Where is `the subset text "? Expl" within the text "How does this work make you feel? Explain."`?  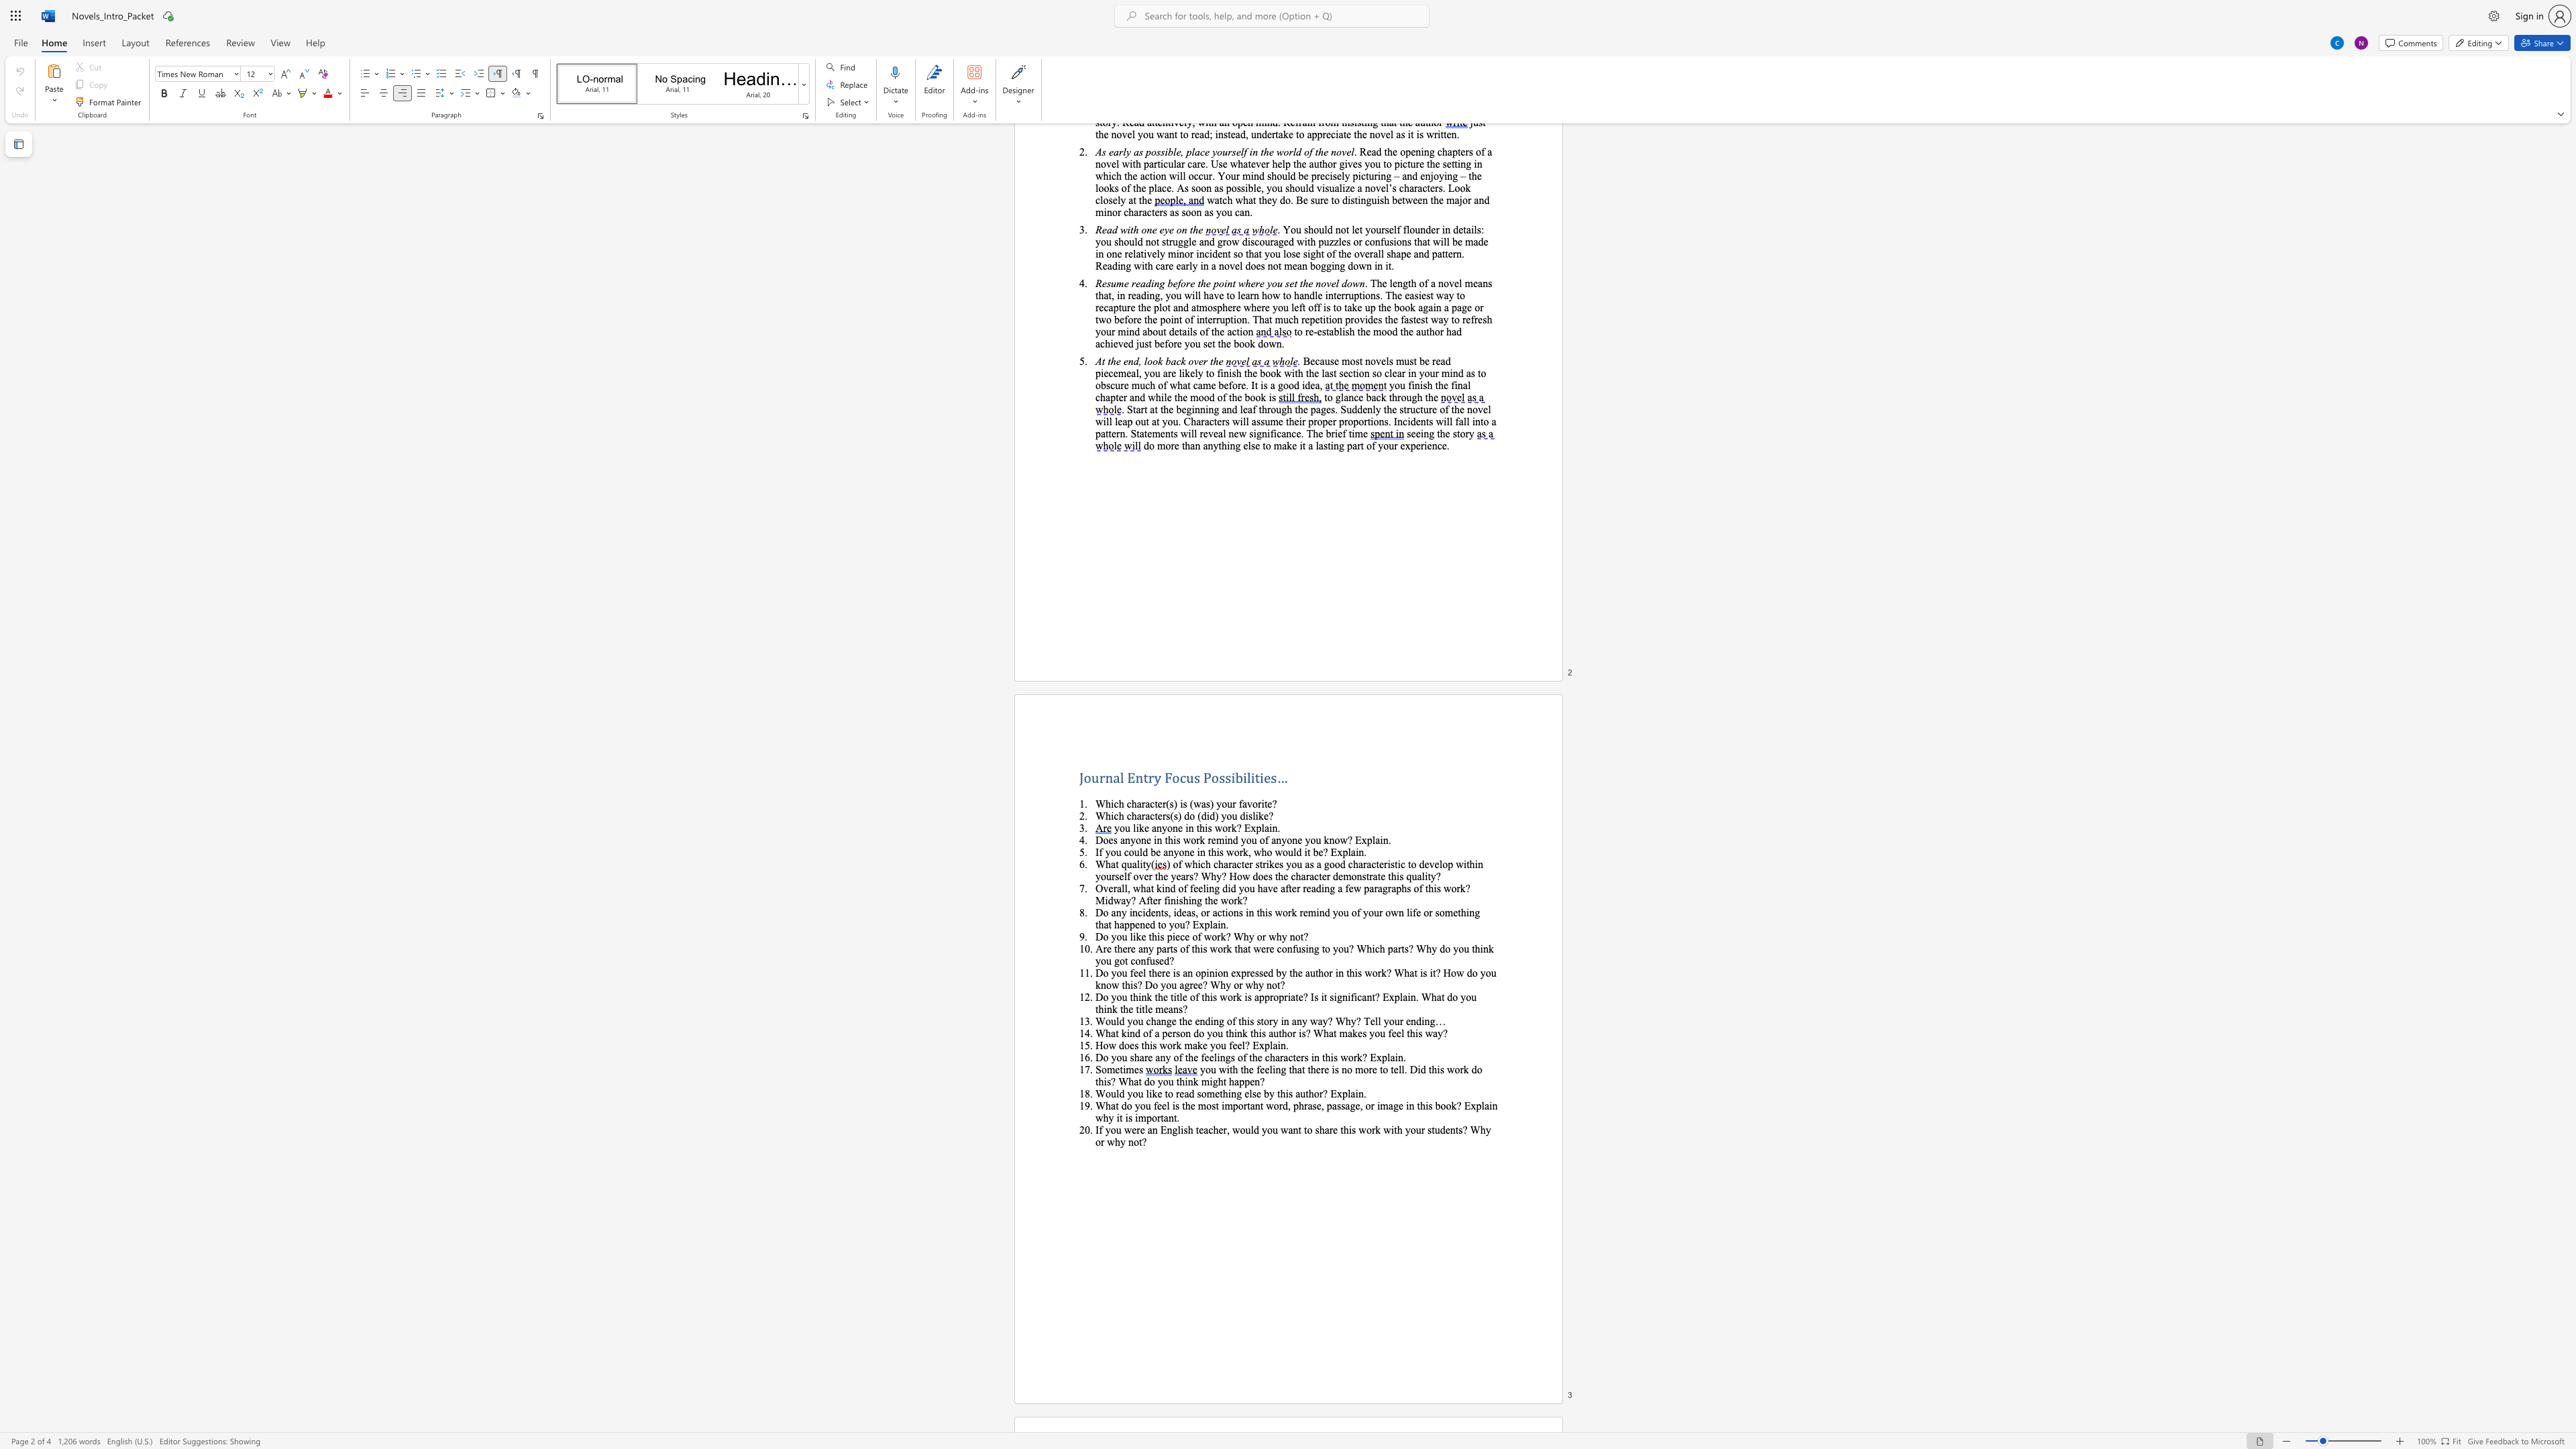 the subset text "? Expl" within the text "How does this work make you feel? Explain." is located at coordinates (1244, 1044).